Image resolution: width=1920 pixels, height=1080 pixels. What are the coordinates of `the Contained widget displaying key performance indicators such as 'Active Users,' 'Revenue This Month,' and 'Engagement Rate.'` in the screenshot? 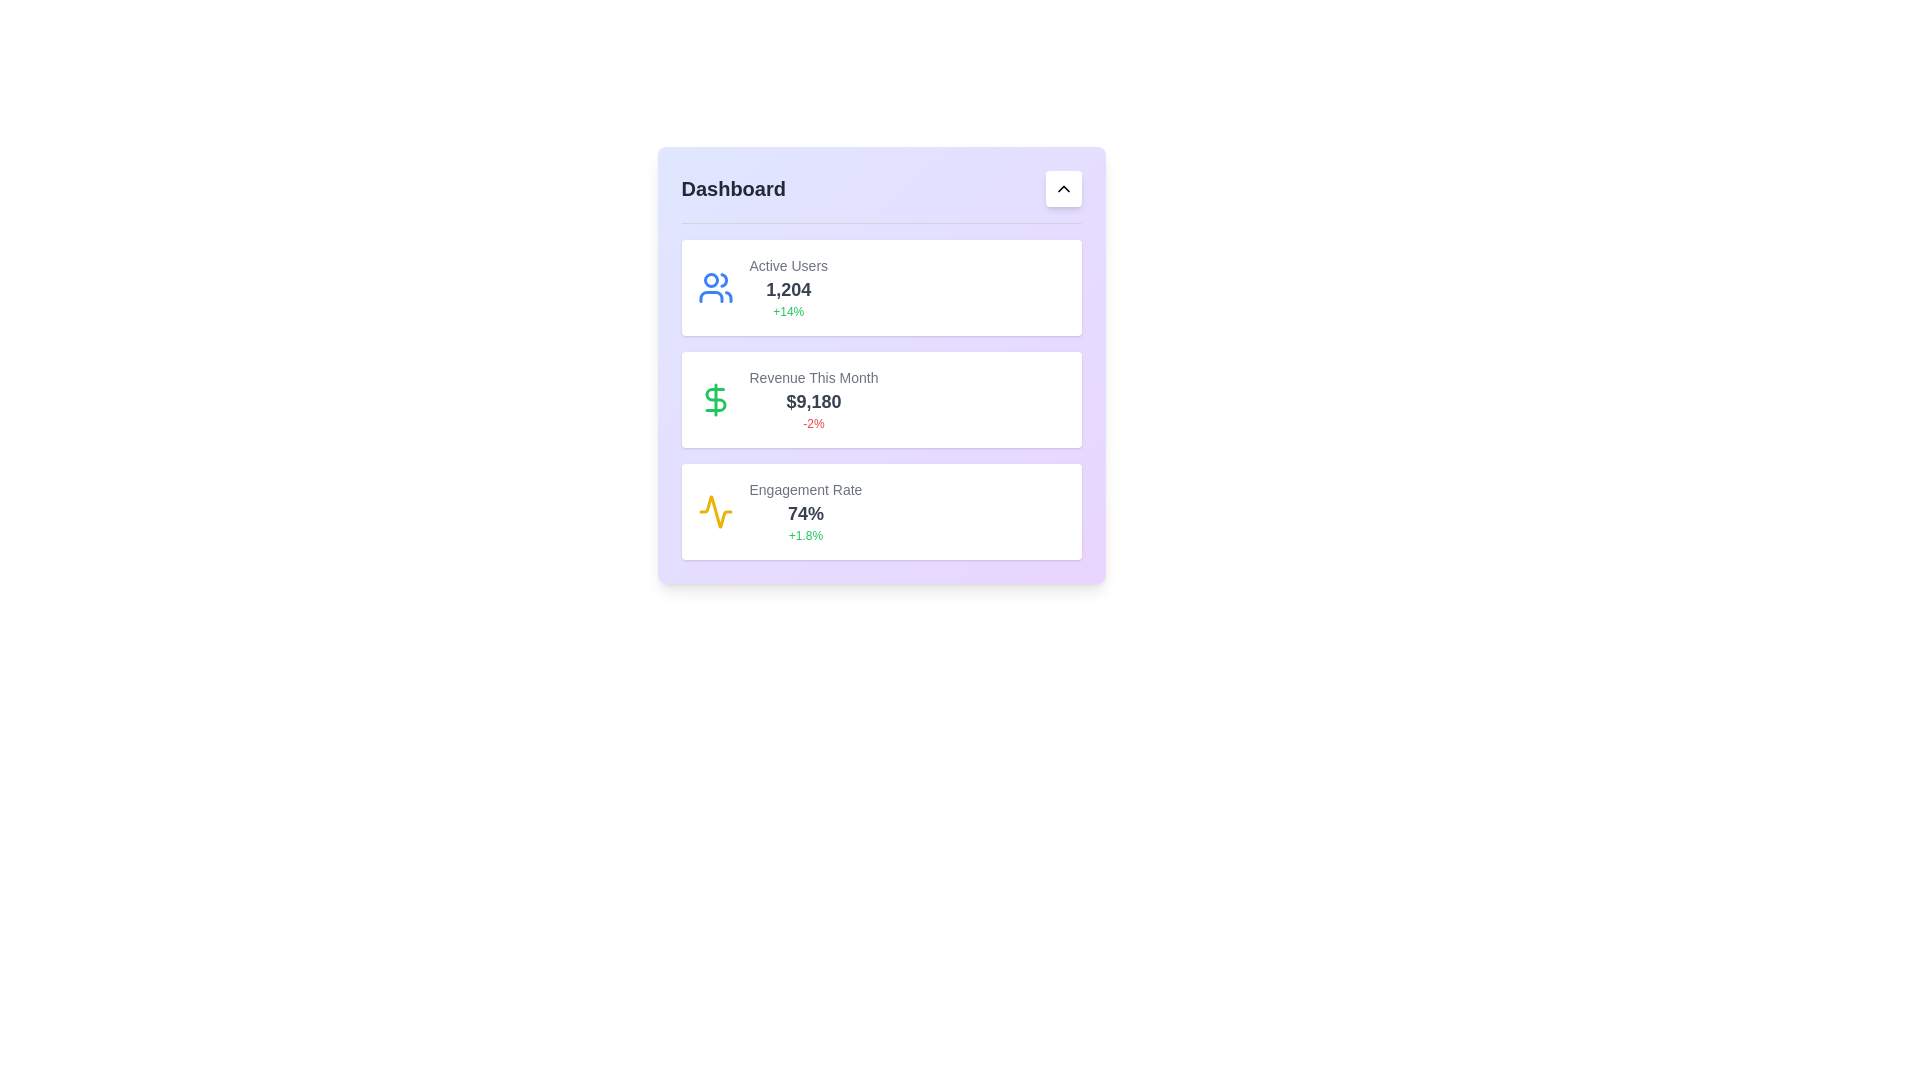 It's located at (880, 365).